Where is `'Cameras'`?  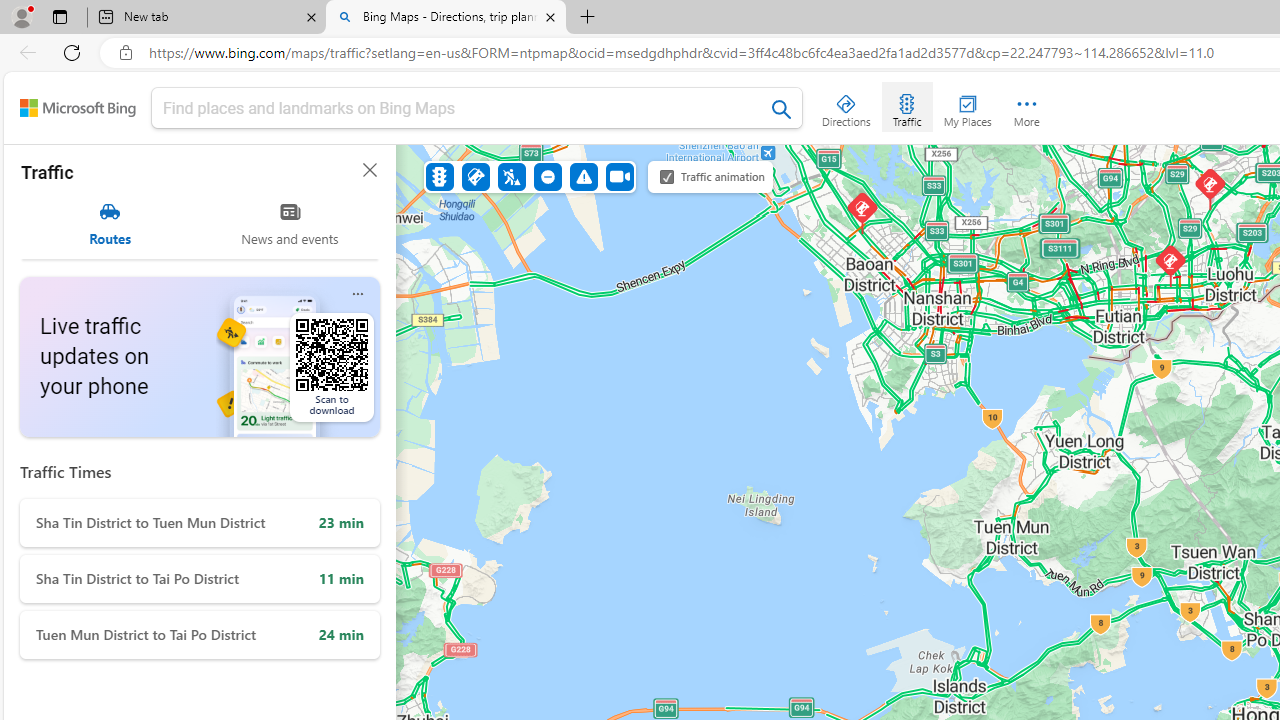
'Cameras' is located at coordinates (618, 175).